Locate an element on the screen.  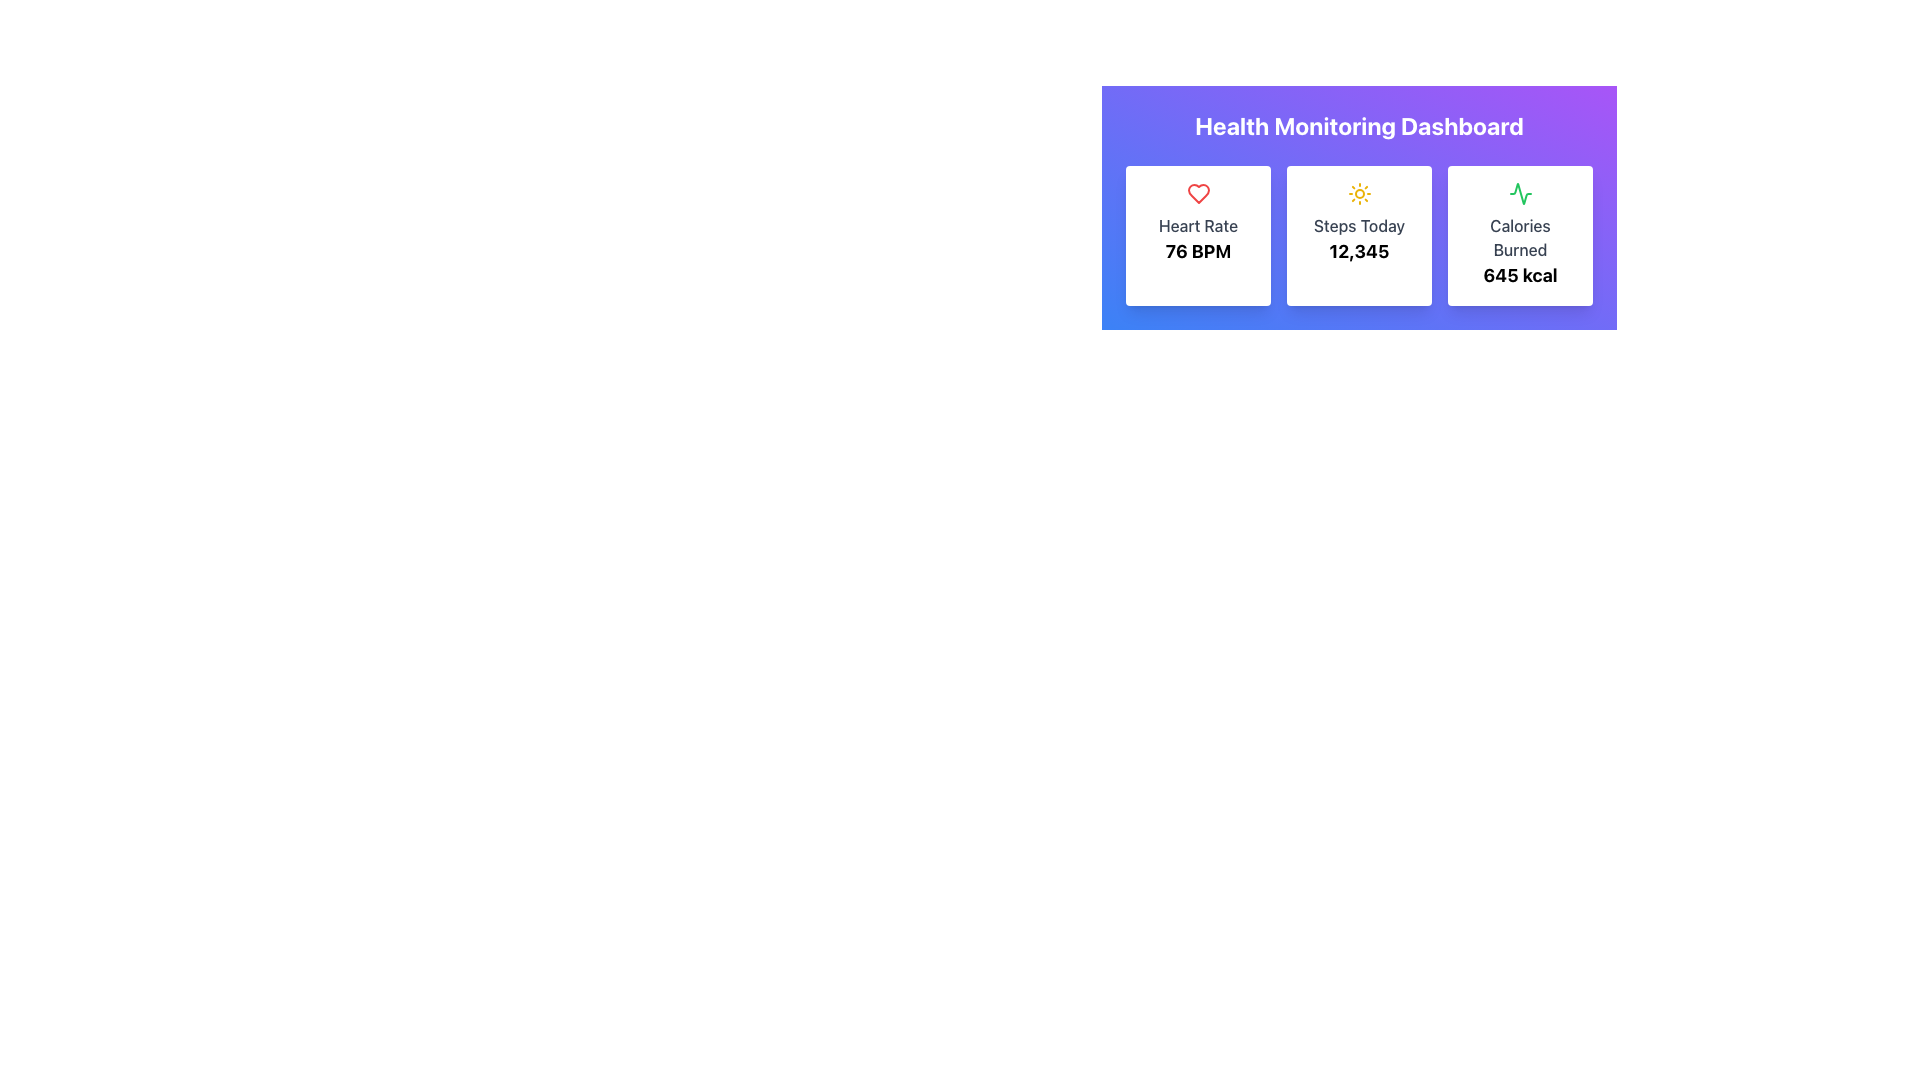
the bold, large-text number '12,345' displayed in black within the light-toned rectangular card labeled 'Steps Today' for dynamic interactions is located at coordinates (1359, 250).